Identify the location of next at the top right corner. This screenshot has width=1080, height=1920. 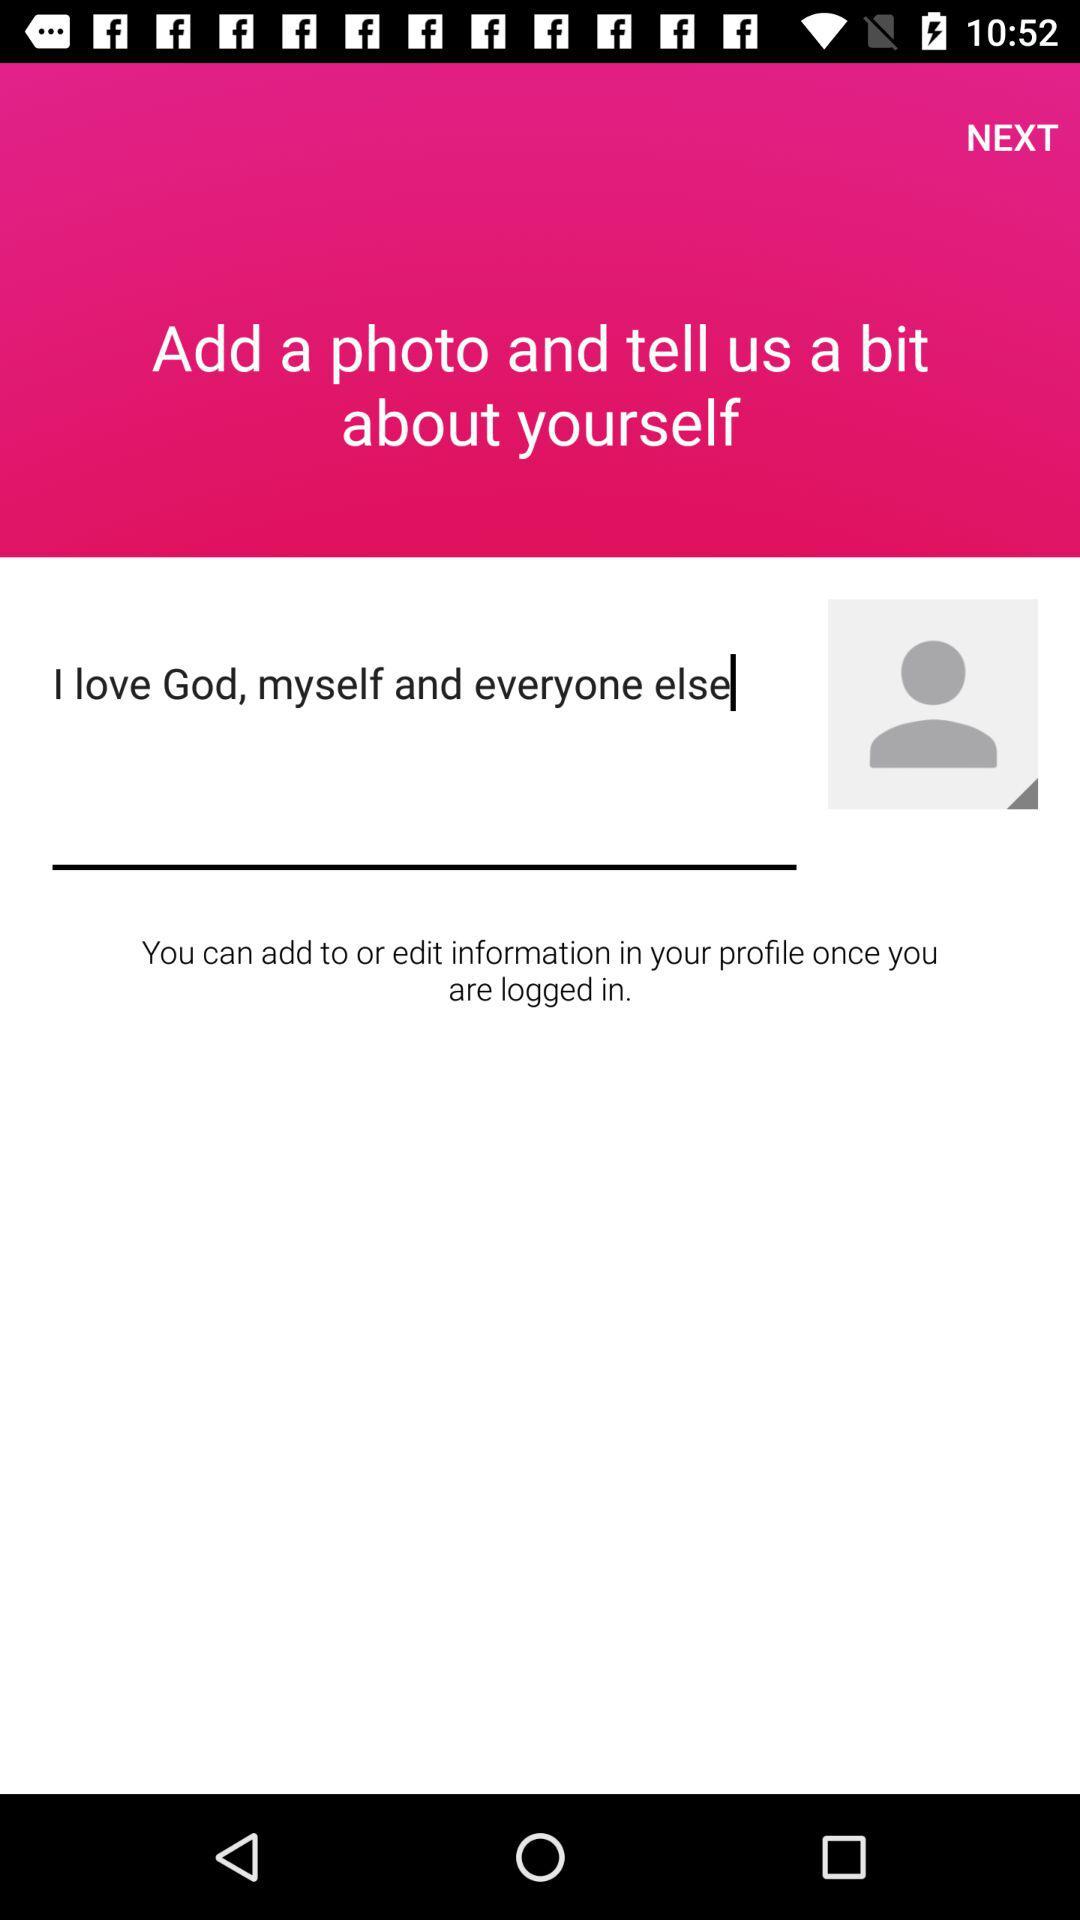
(1012, 135).